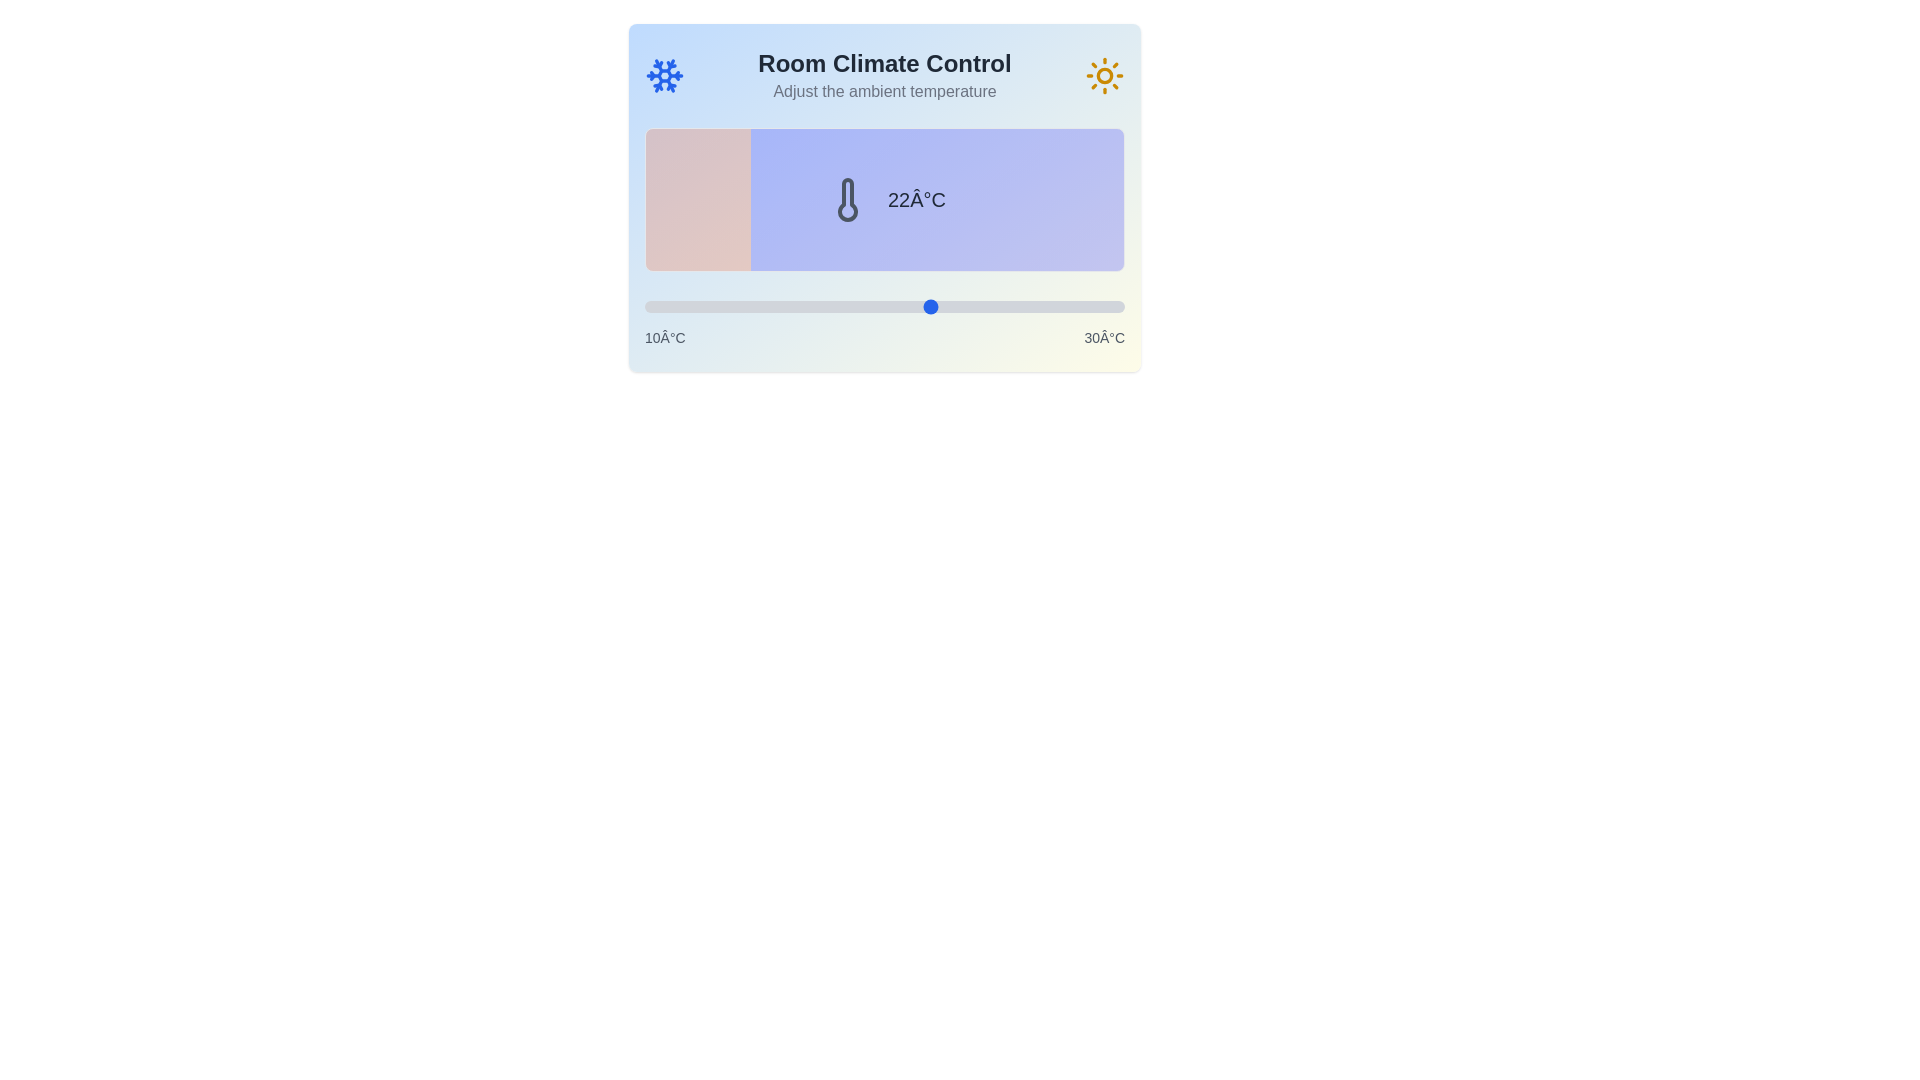 The width and height of the screenshot is (1920, 1080). I want to click on the temperature slider to set the temperature to 14°C, so click(739, 307).